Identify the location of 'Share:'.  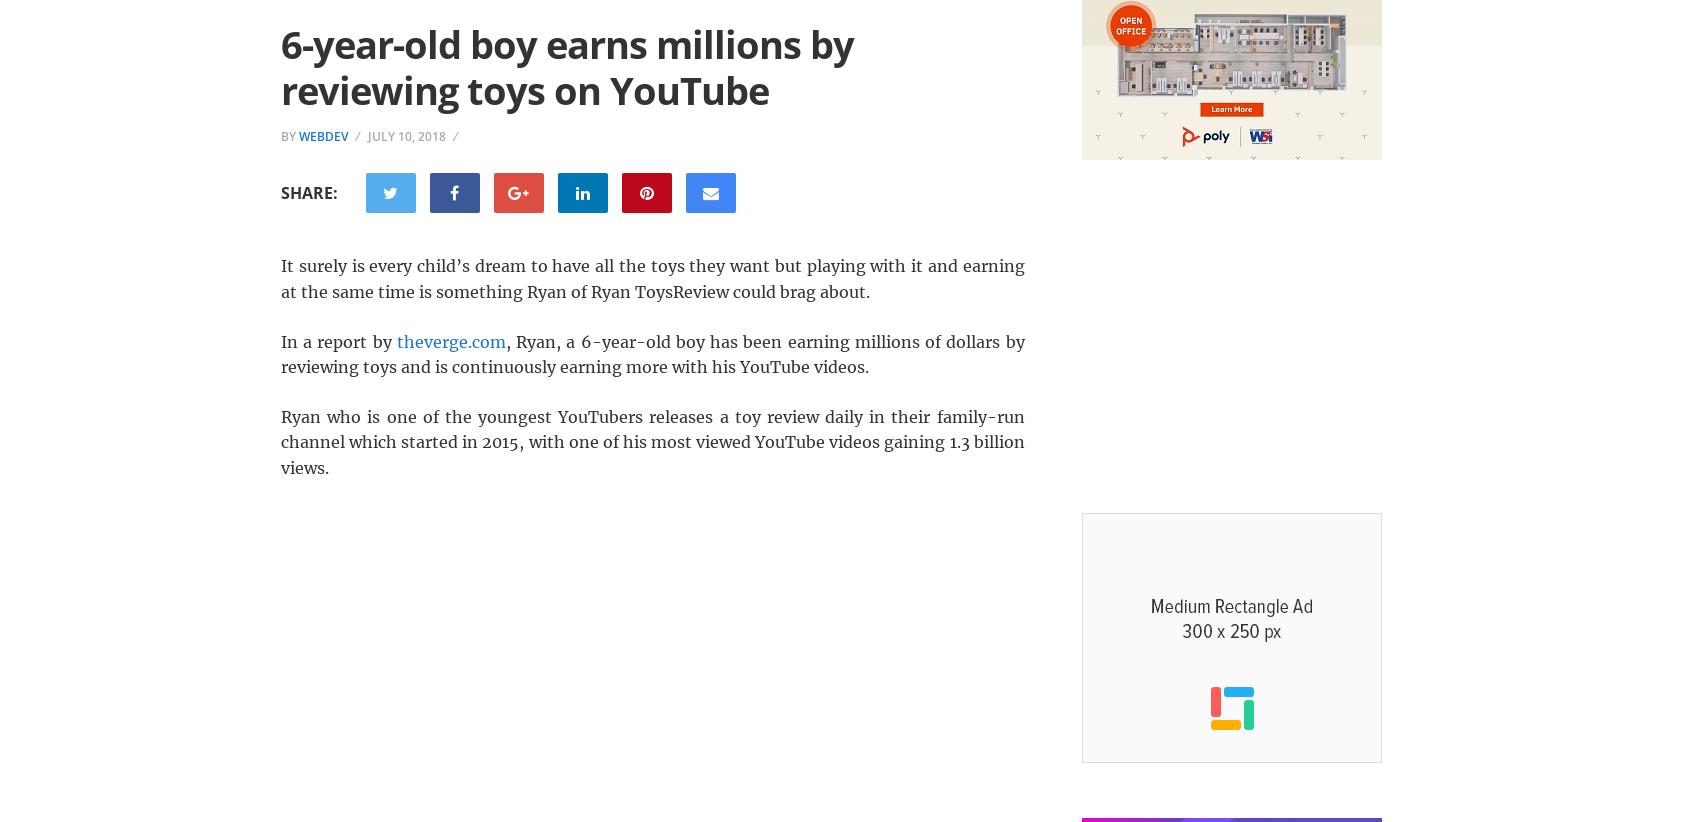
(308, 192).